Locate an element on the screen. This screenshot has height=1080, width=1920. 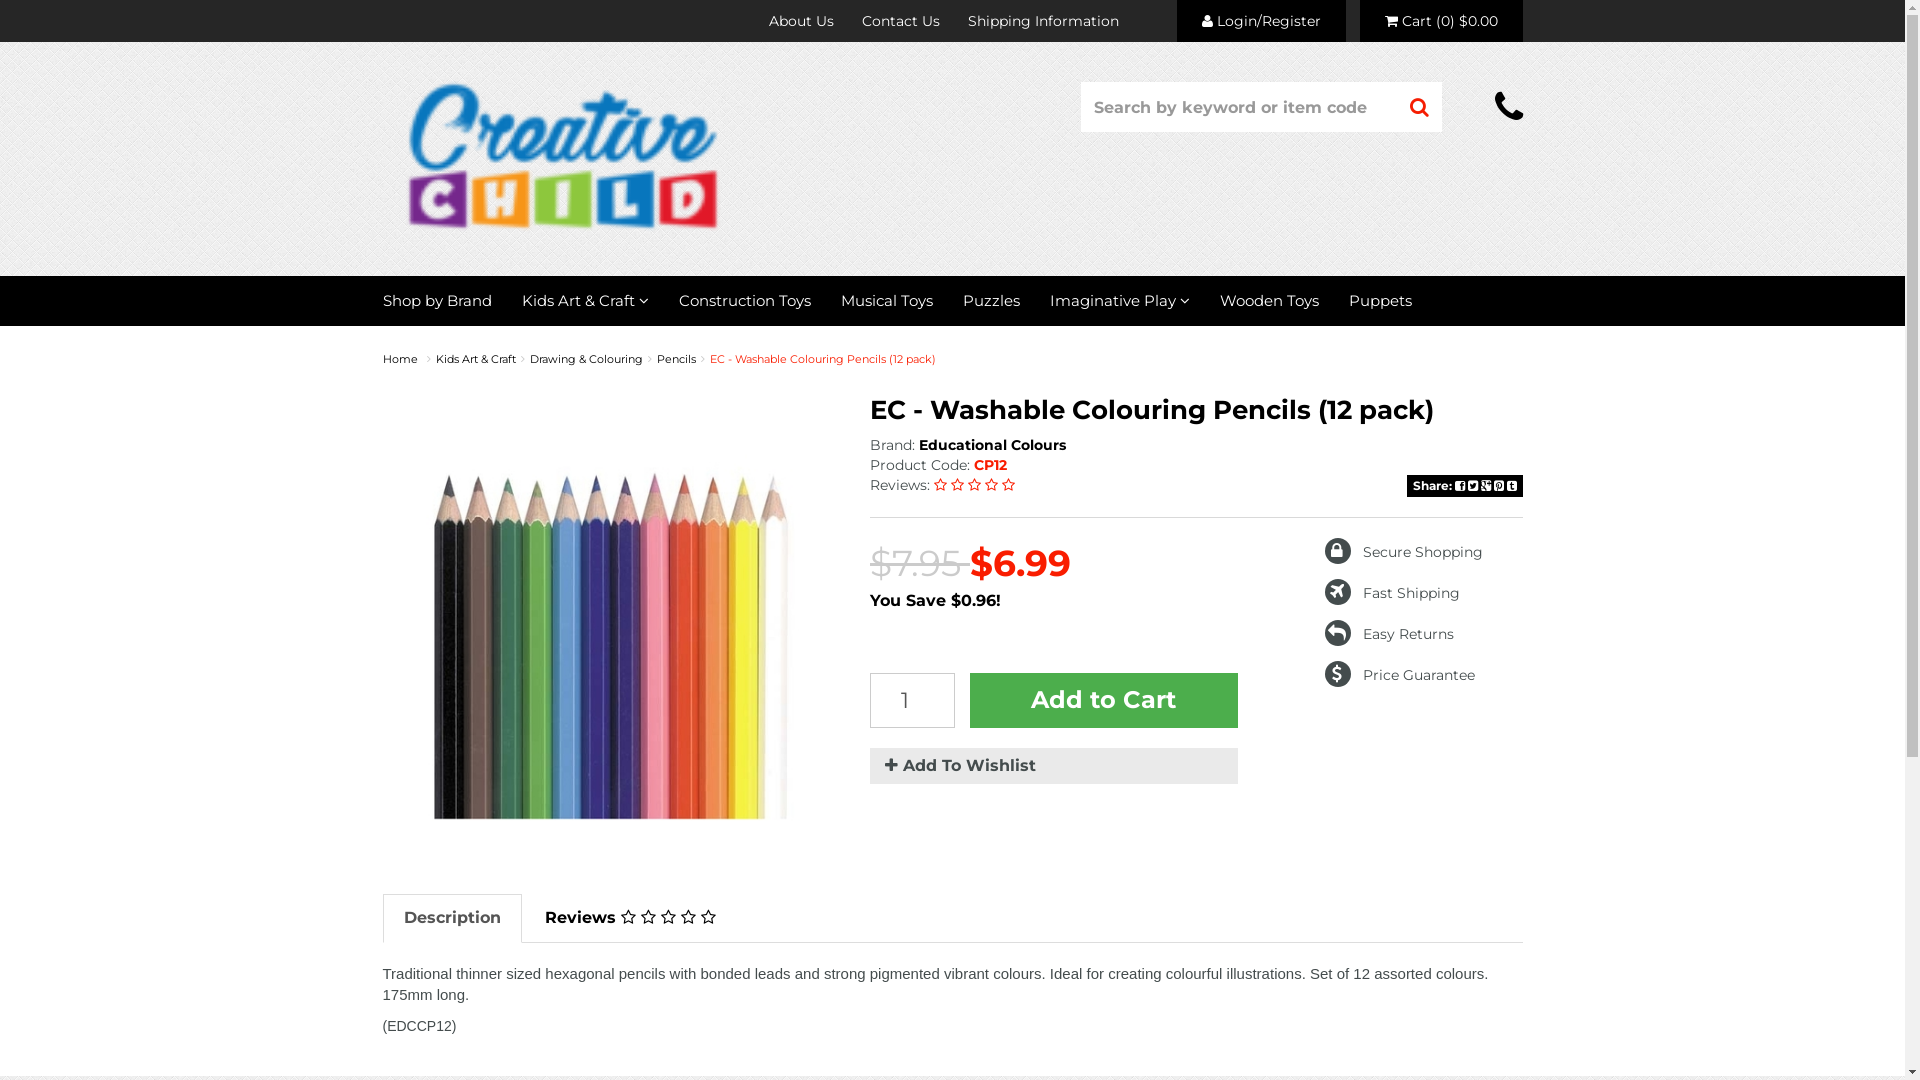
'Pencils' is located at coordinates (675, 357).